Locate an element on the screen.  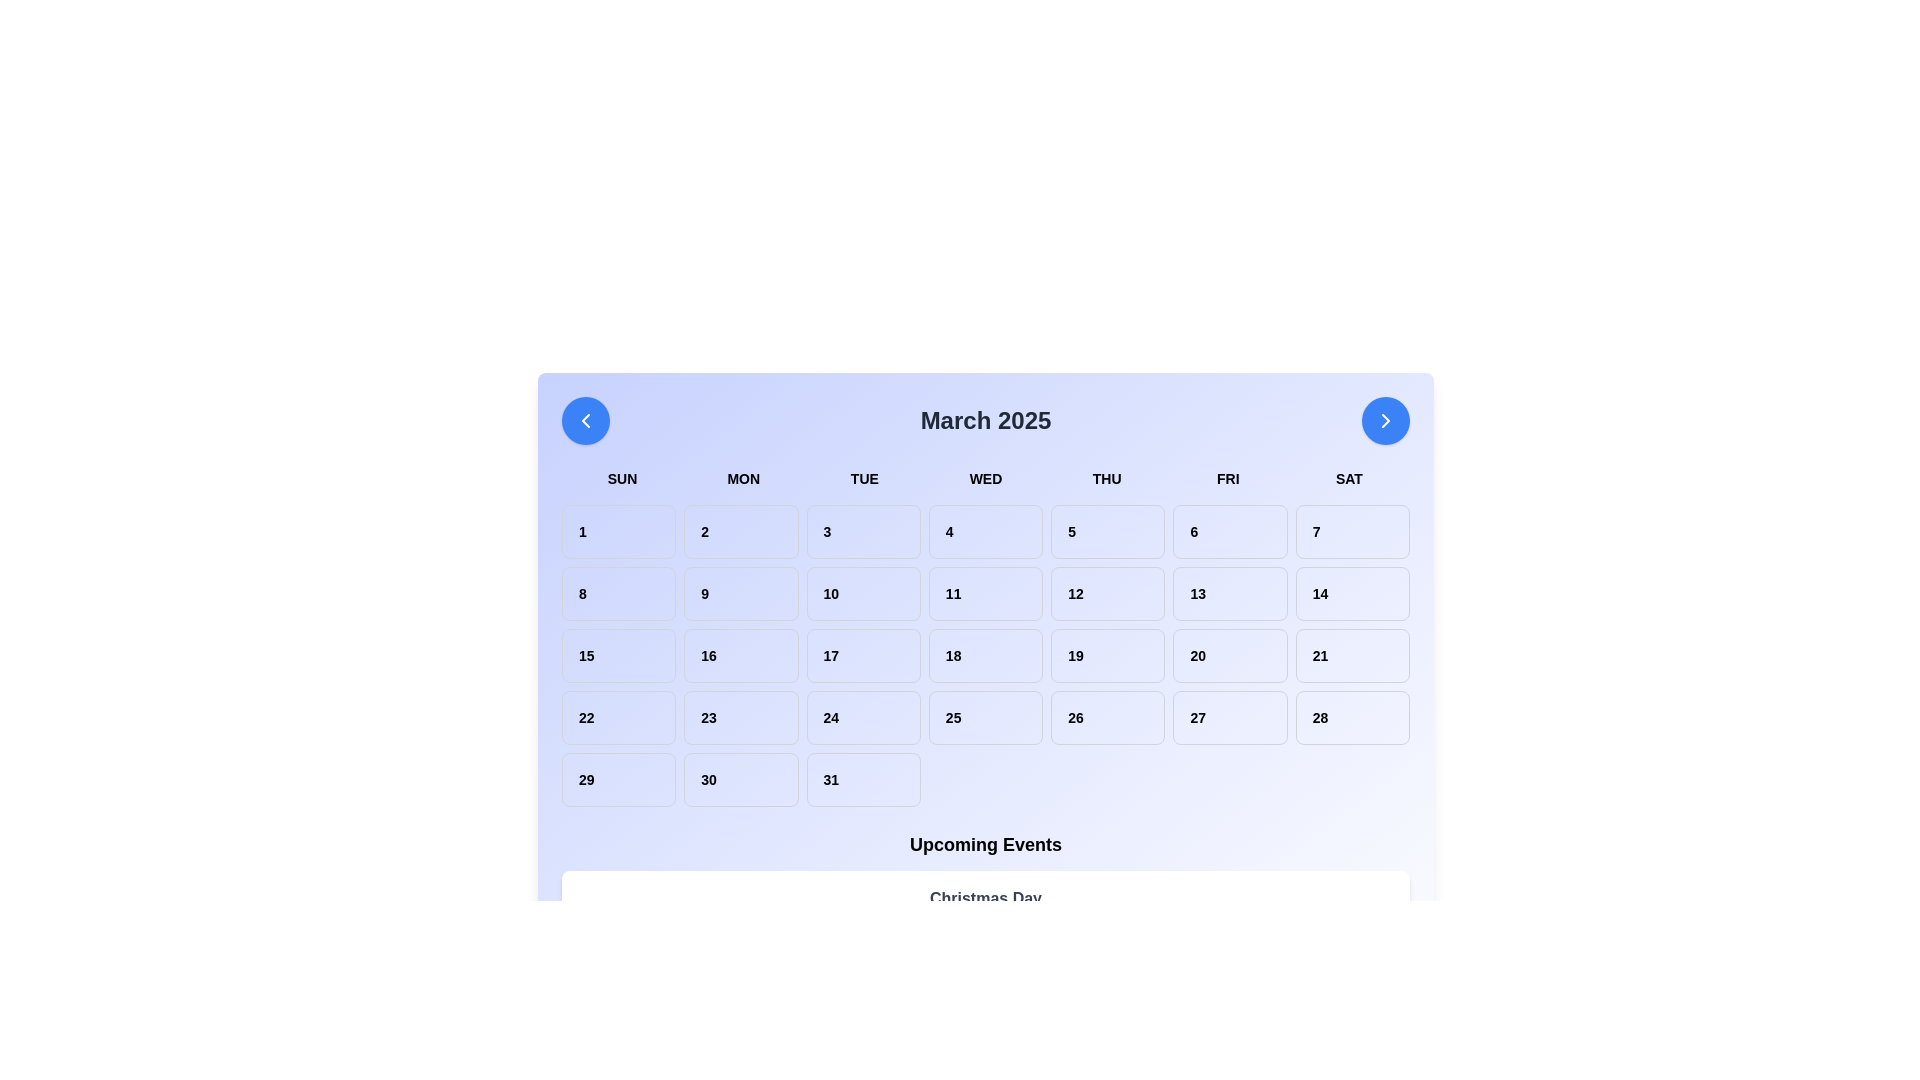
the button corresponding to the date '28' in the Saturday column of the March 2025 calendar is located at coordinates (1352, 716).